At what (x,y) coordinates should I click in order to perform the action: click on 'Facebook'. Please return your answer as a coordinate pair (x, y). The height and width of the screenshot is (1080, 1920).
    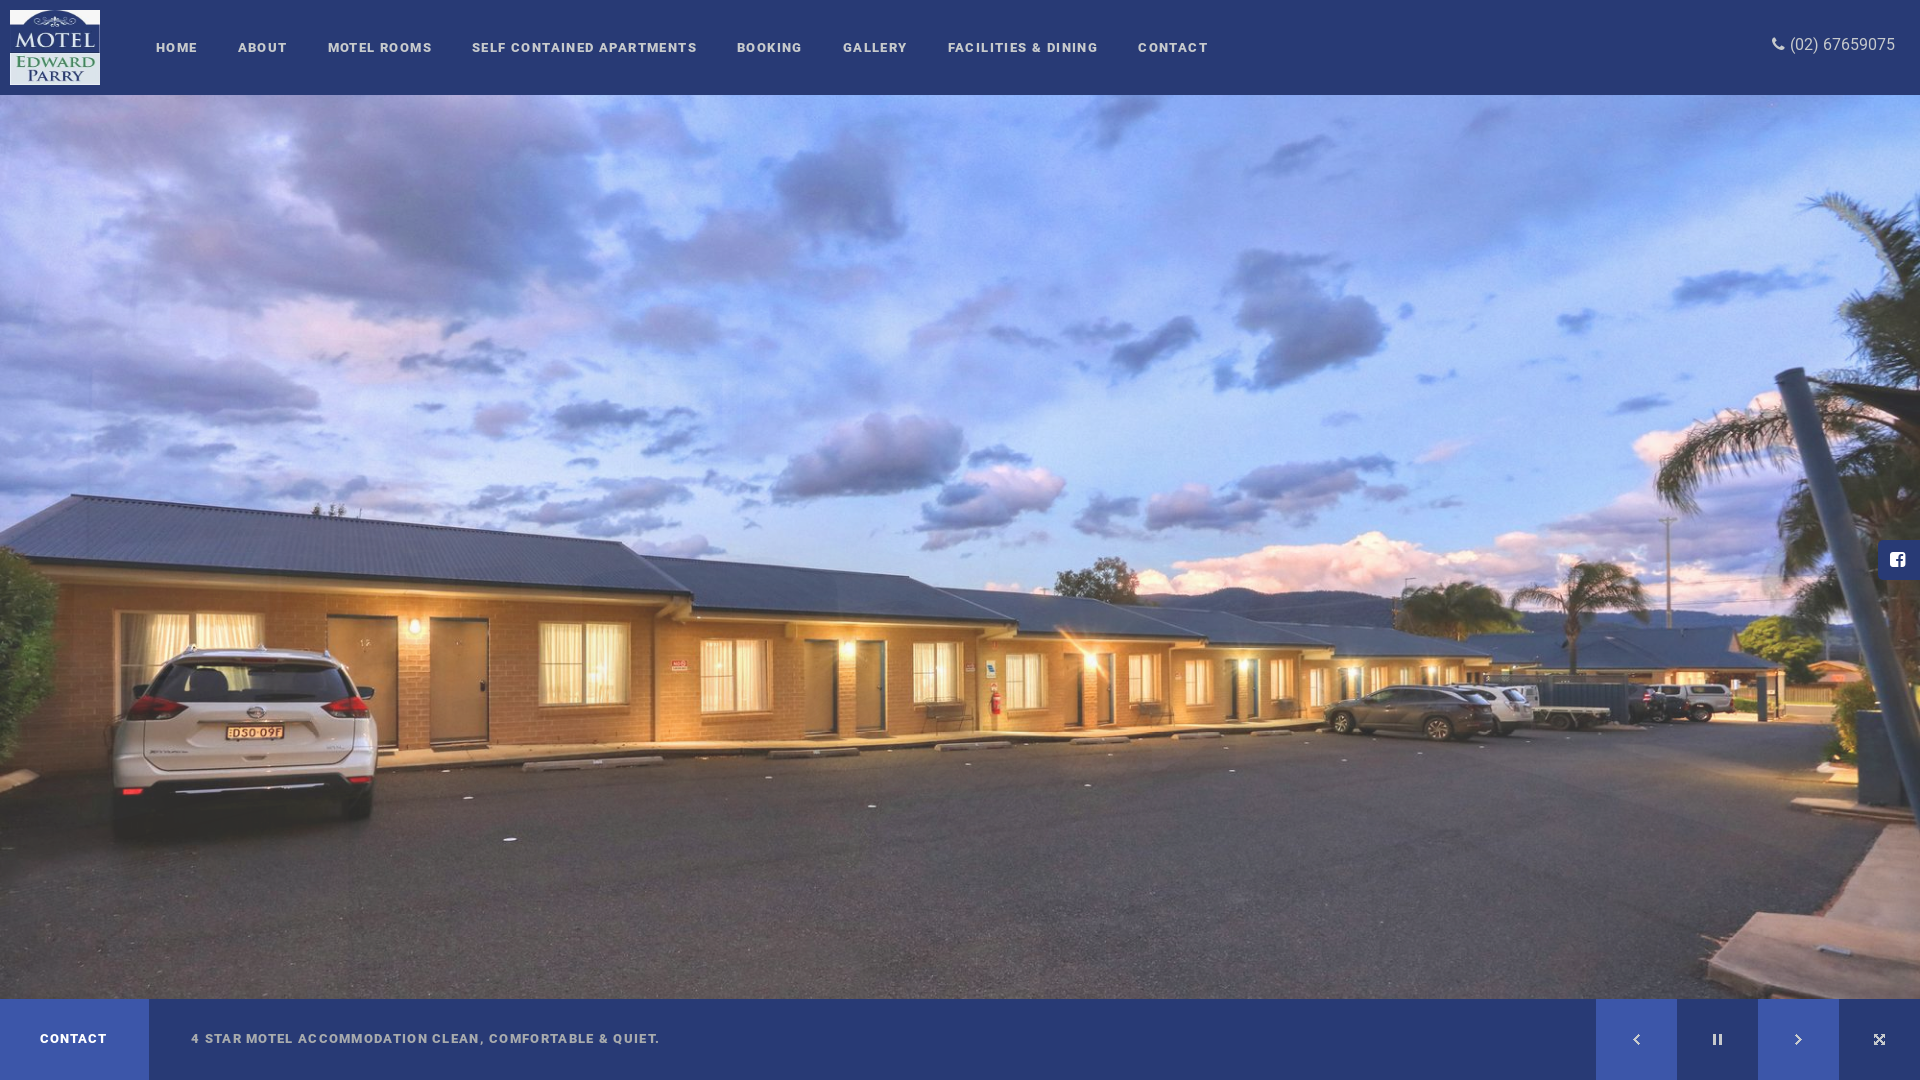
    Looking at the image, I should click on (1899, 559).